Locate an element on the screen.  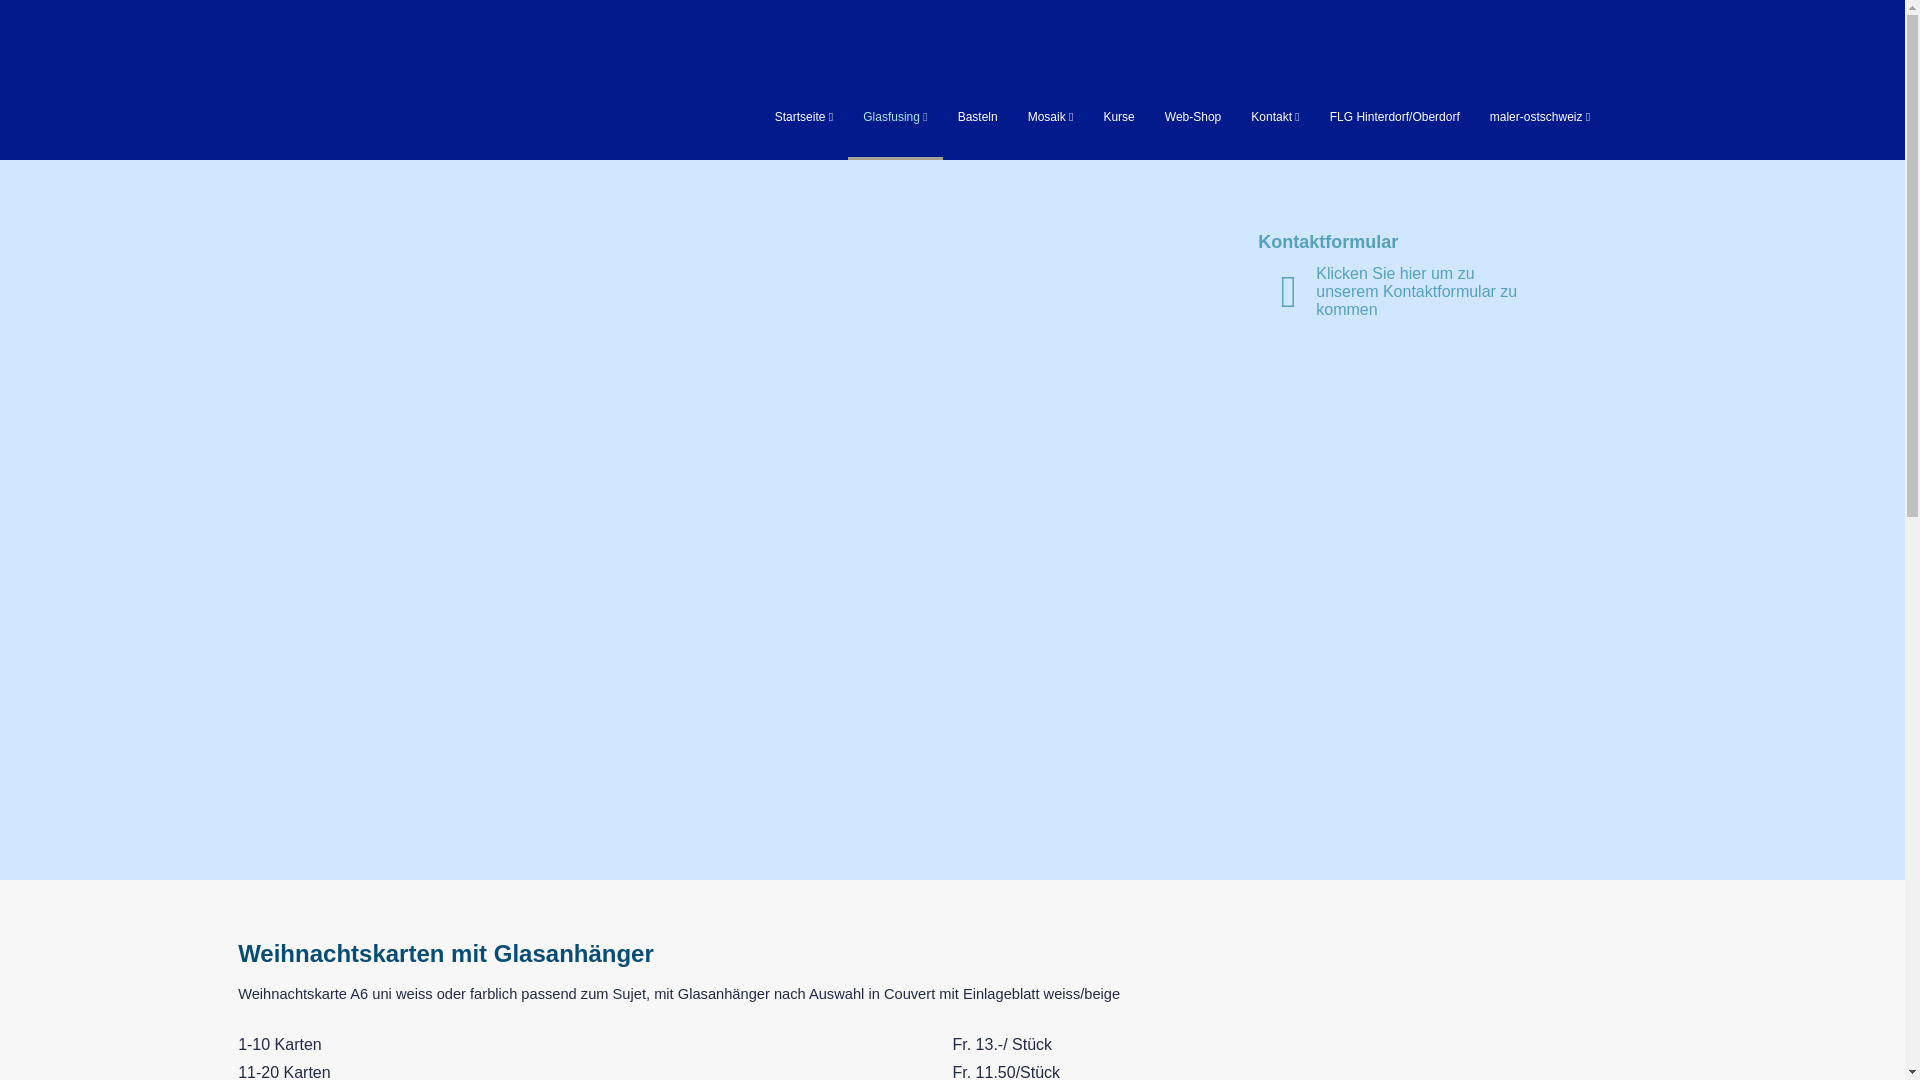
'Mosaik' is located at coordinates (1050, 116).